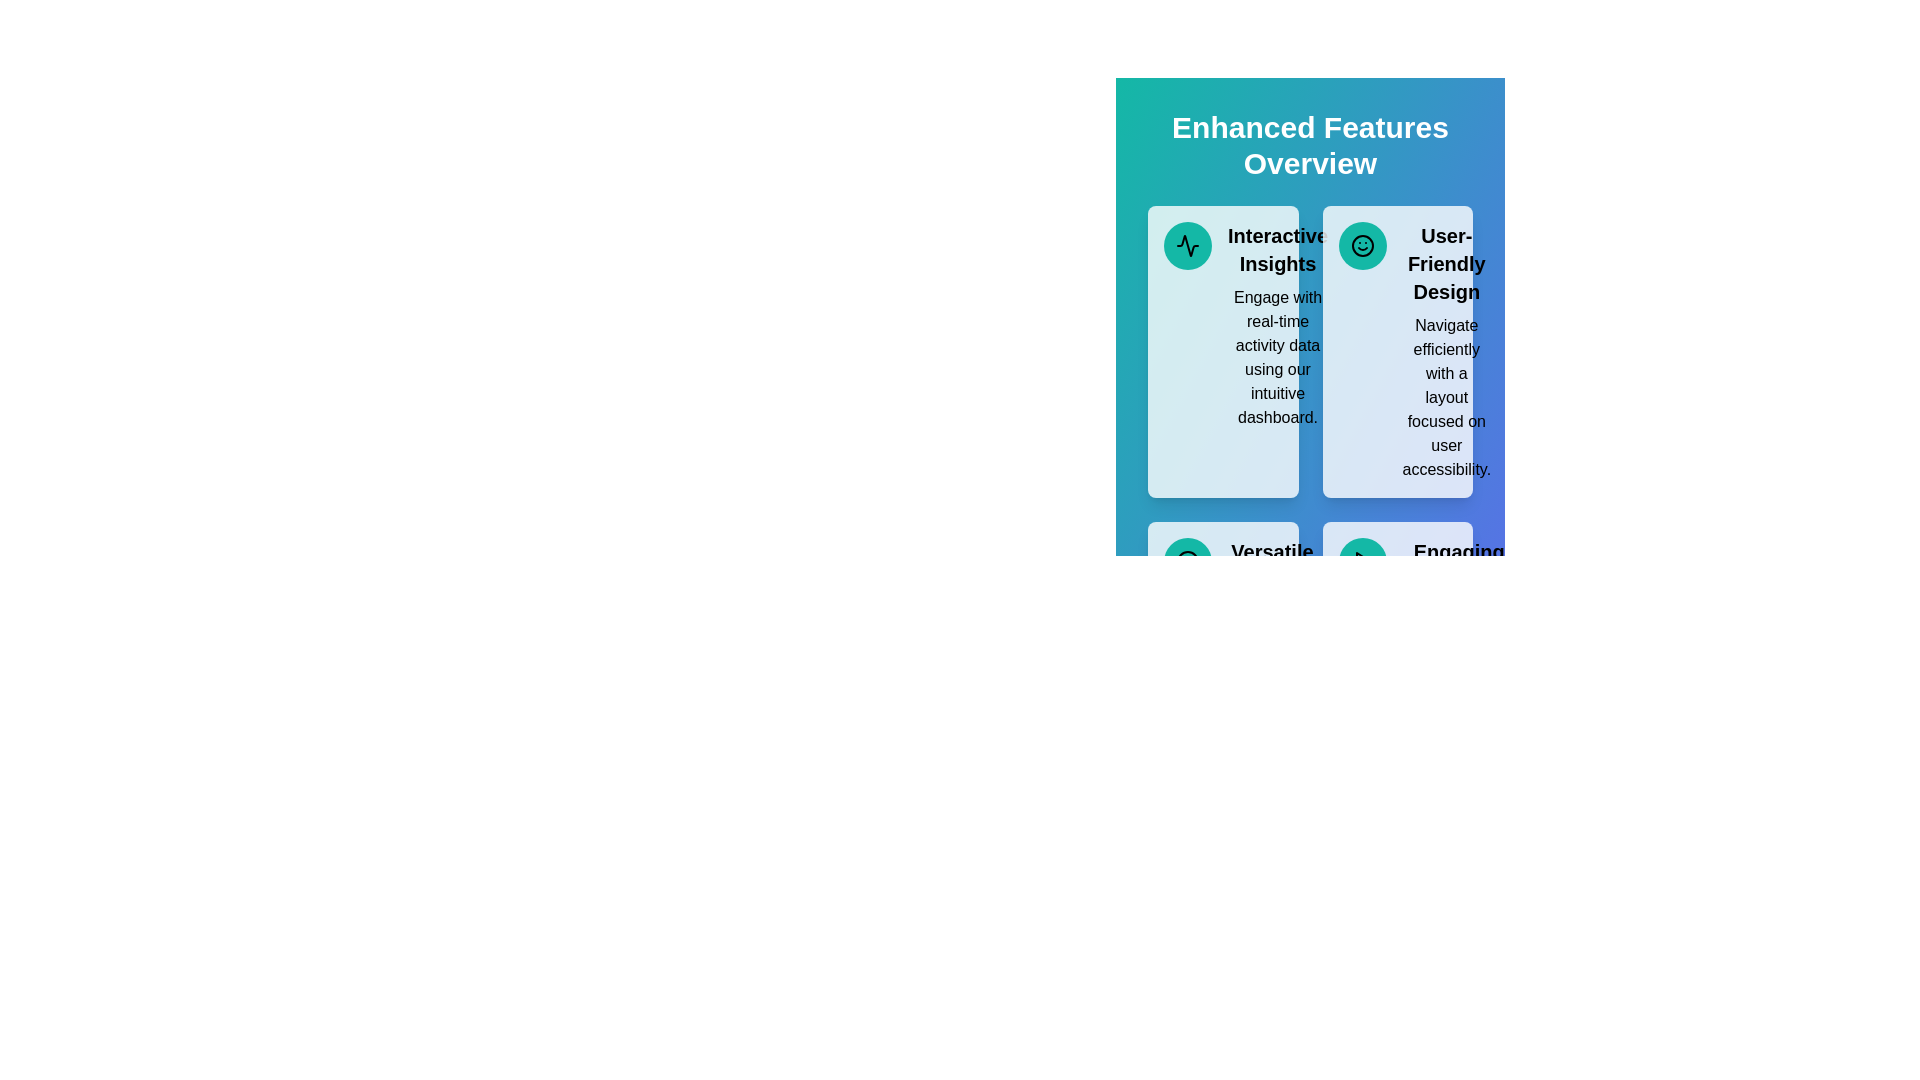 The height and width of the screenshot is (1080, 1920). I want to click on the Text block located in the top left corner of the grid, which serves as an informative component for an interactive feature, so click(1276, 325).